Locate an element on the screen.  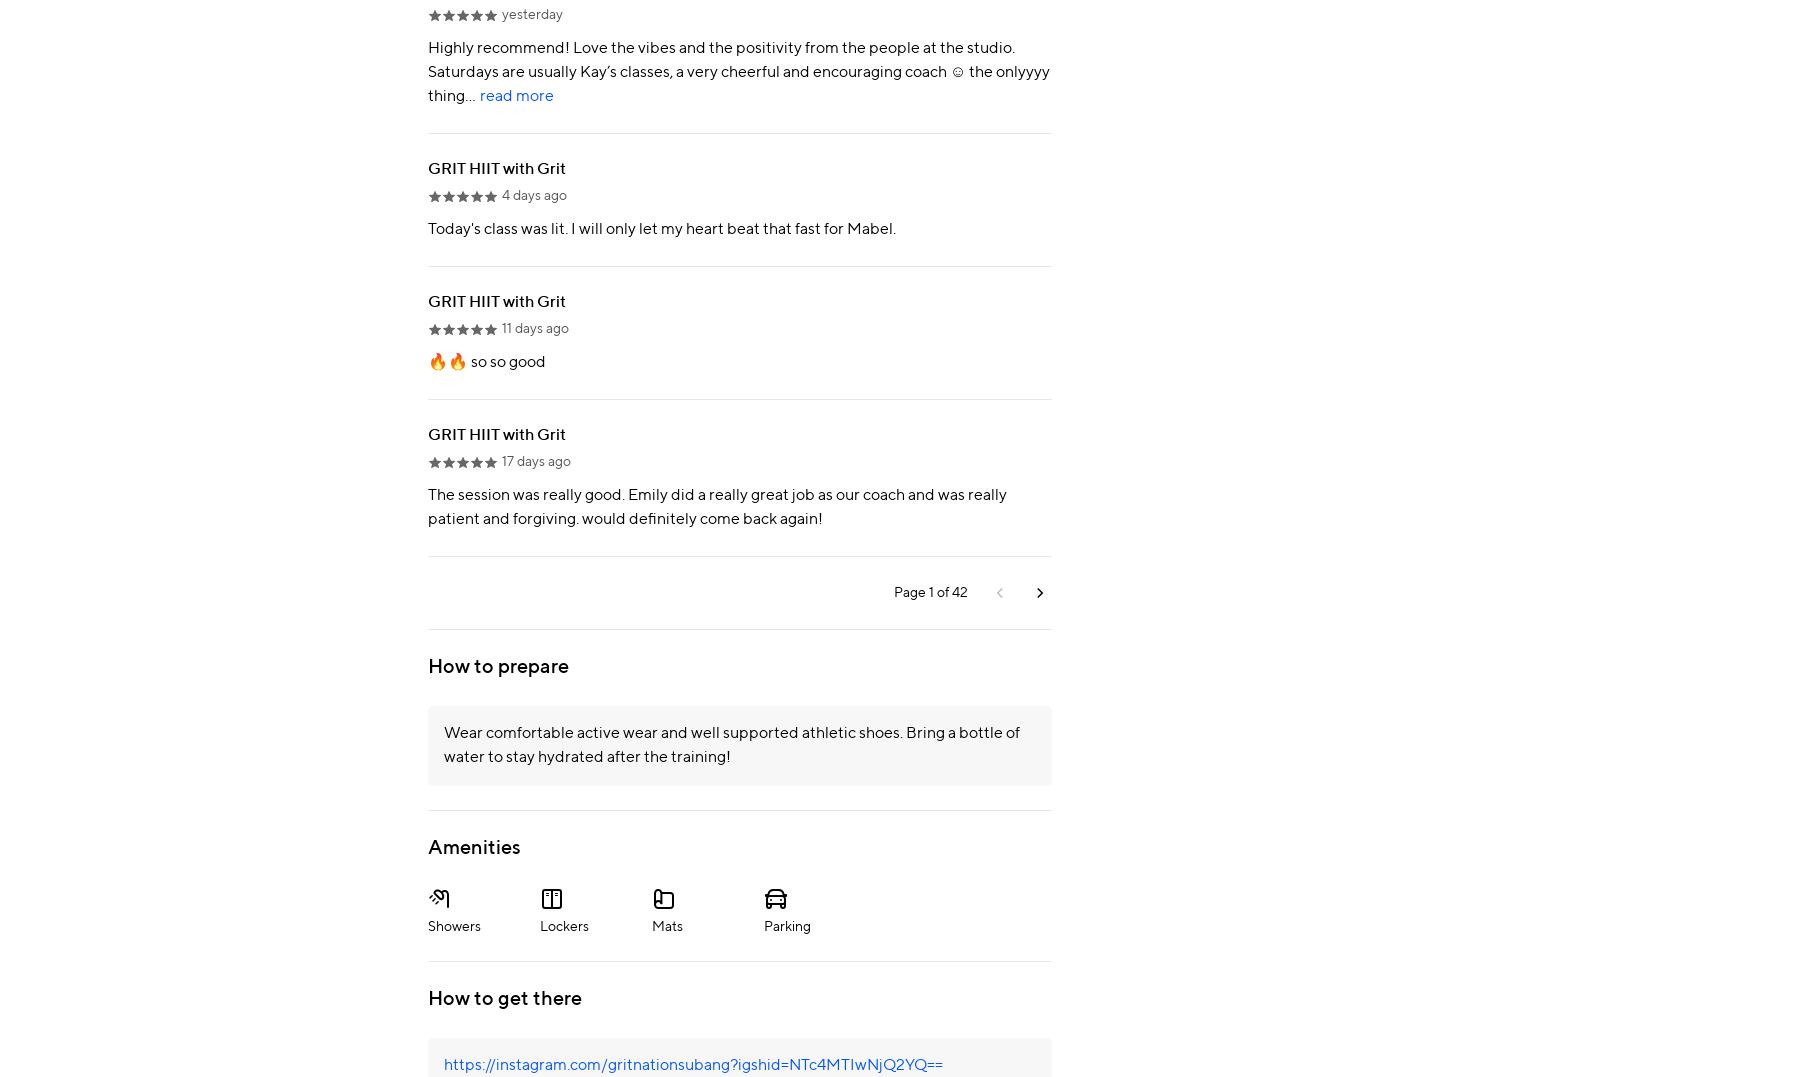
'https://instagram.com/gritnationsubang?igshid=NTc4MTIwNjQ2YQ==' is located at coordinates (444, 1065).